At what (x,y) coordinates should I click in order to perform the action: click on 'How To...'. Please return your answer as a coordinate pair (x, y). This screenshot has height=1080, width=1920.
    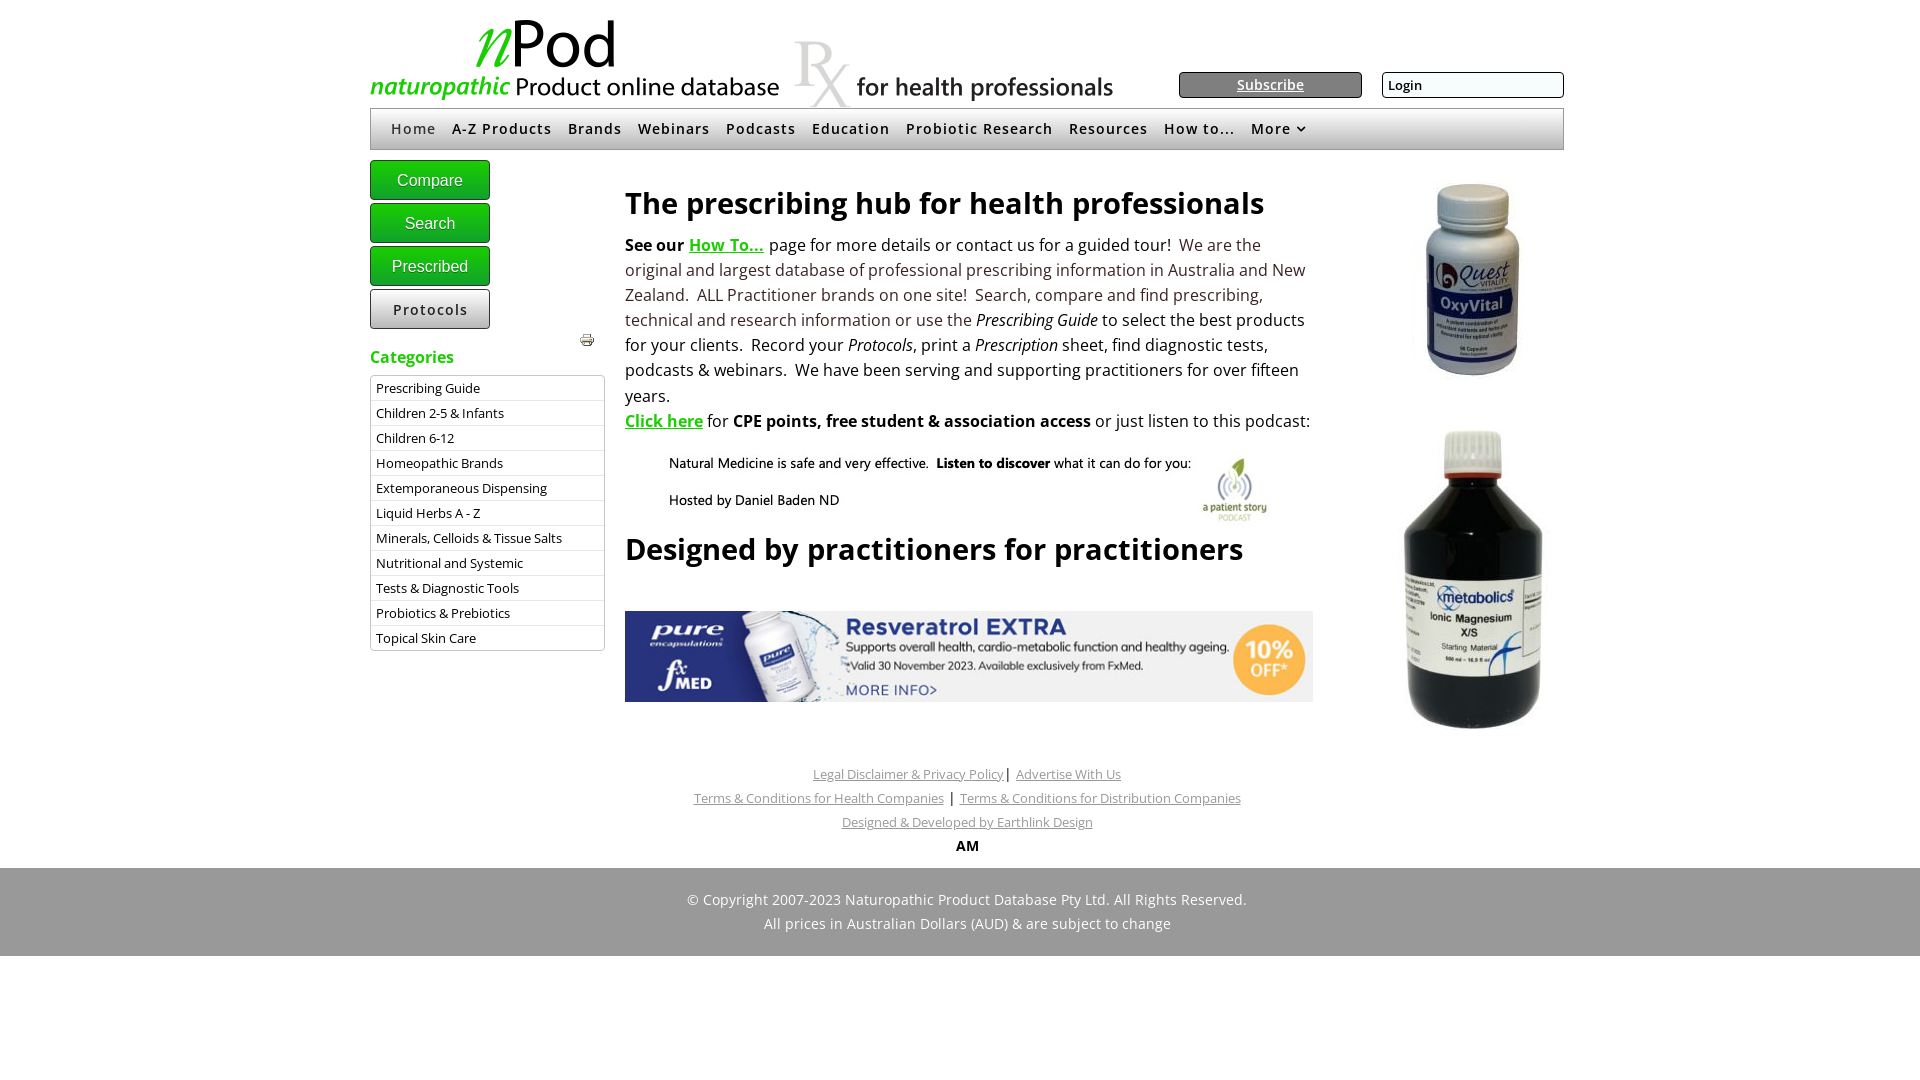
    Looking at the image, I should click on (689, 242).